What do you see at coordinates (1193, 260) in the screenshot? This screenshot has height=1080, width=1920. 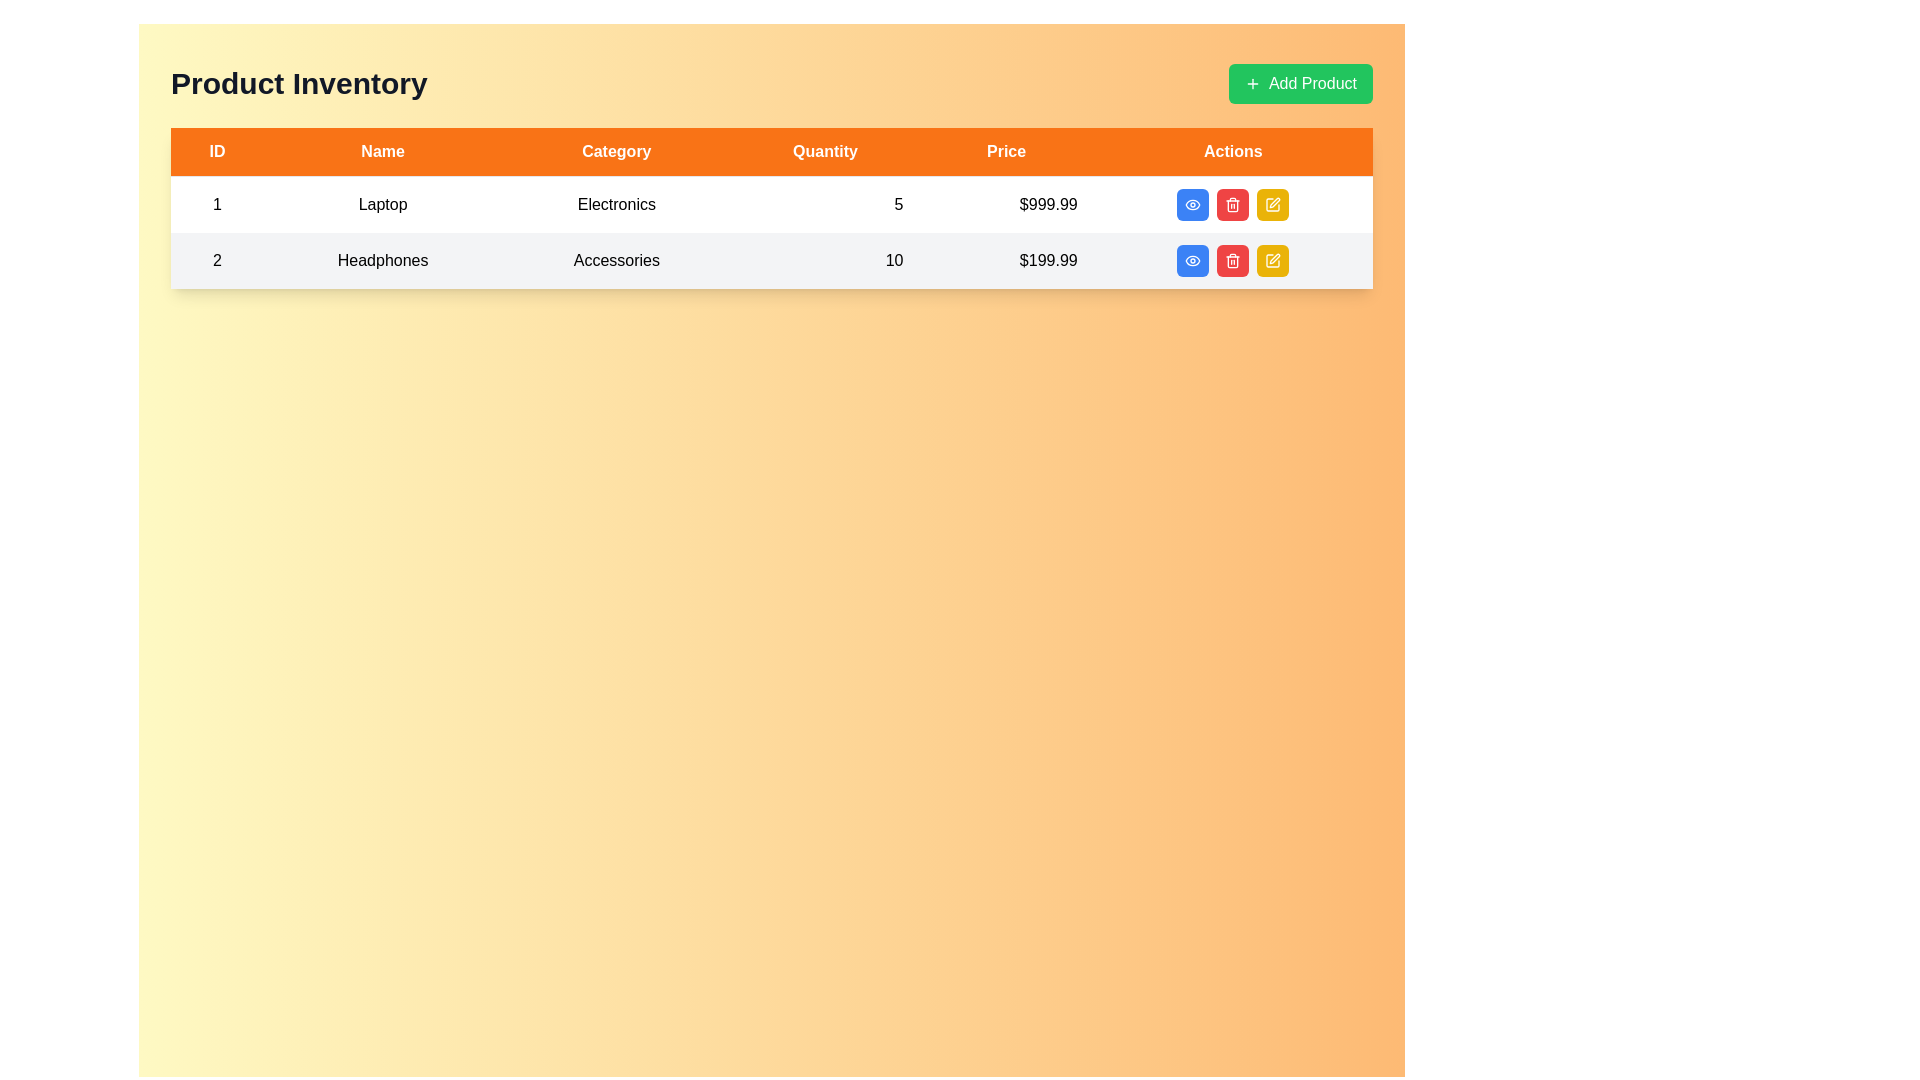 I see `the circular eye icon button with a blue background located in the 'Actions' column of the second row in the table` at bounding box center [1193, 260].